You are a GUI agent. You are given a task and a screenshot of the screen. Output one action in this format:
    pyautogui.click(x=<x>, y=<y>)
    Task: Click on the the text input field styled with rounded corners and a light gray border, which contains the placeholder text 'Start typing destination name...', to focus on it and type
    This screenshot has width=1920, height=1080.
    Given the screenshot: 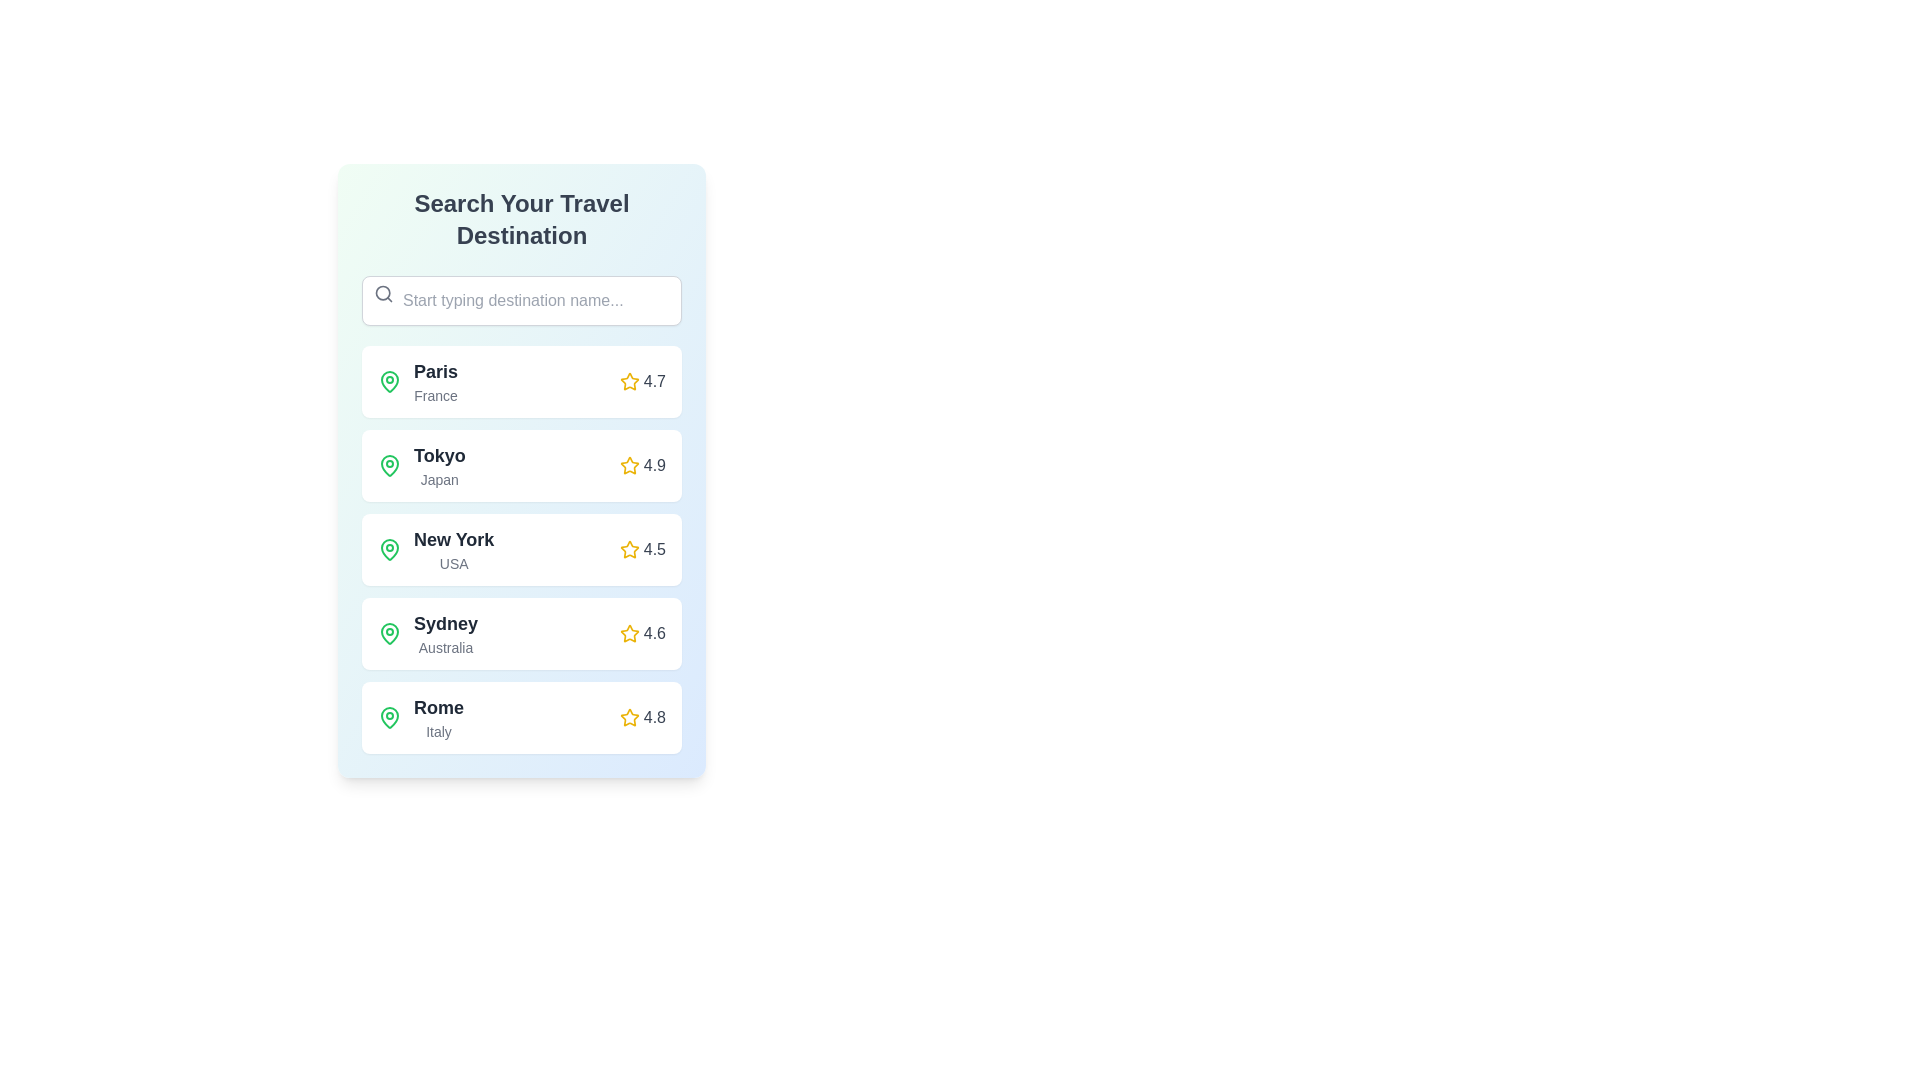 What is the action you would take?
    pyautogui.click(x=522, y=300)
    